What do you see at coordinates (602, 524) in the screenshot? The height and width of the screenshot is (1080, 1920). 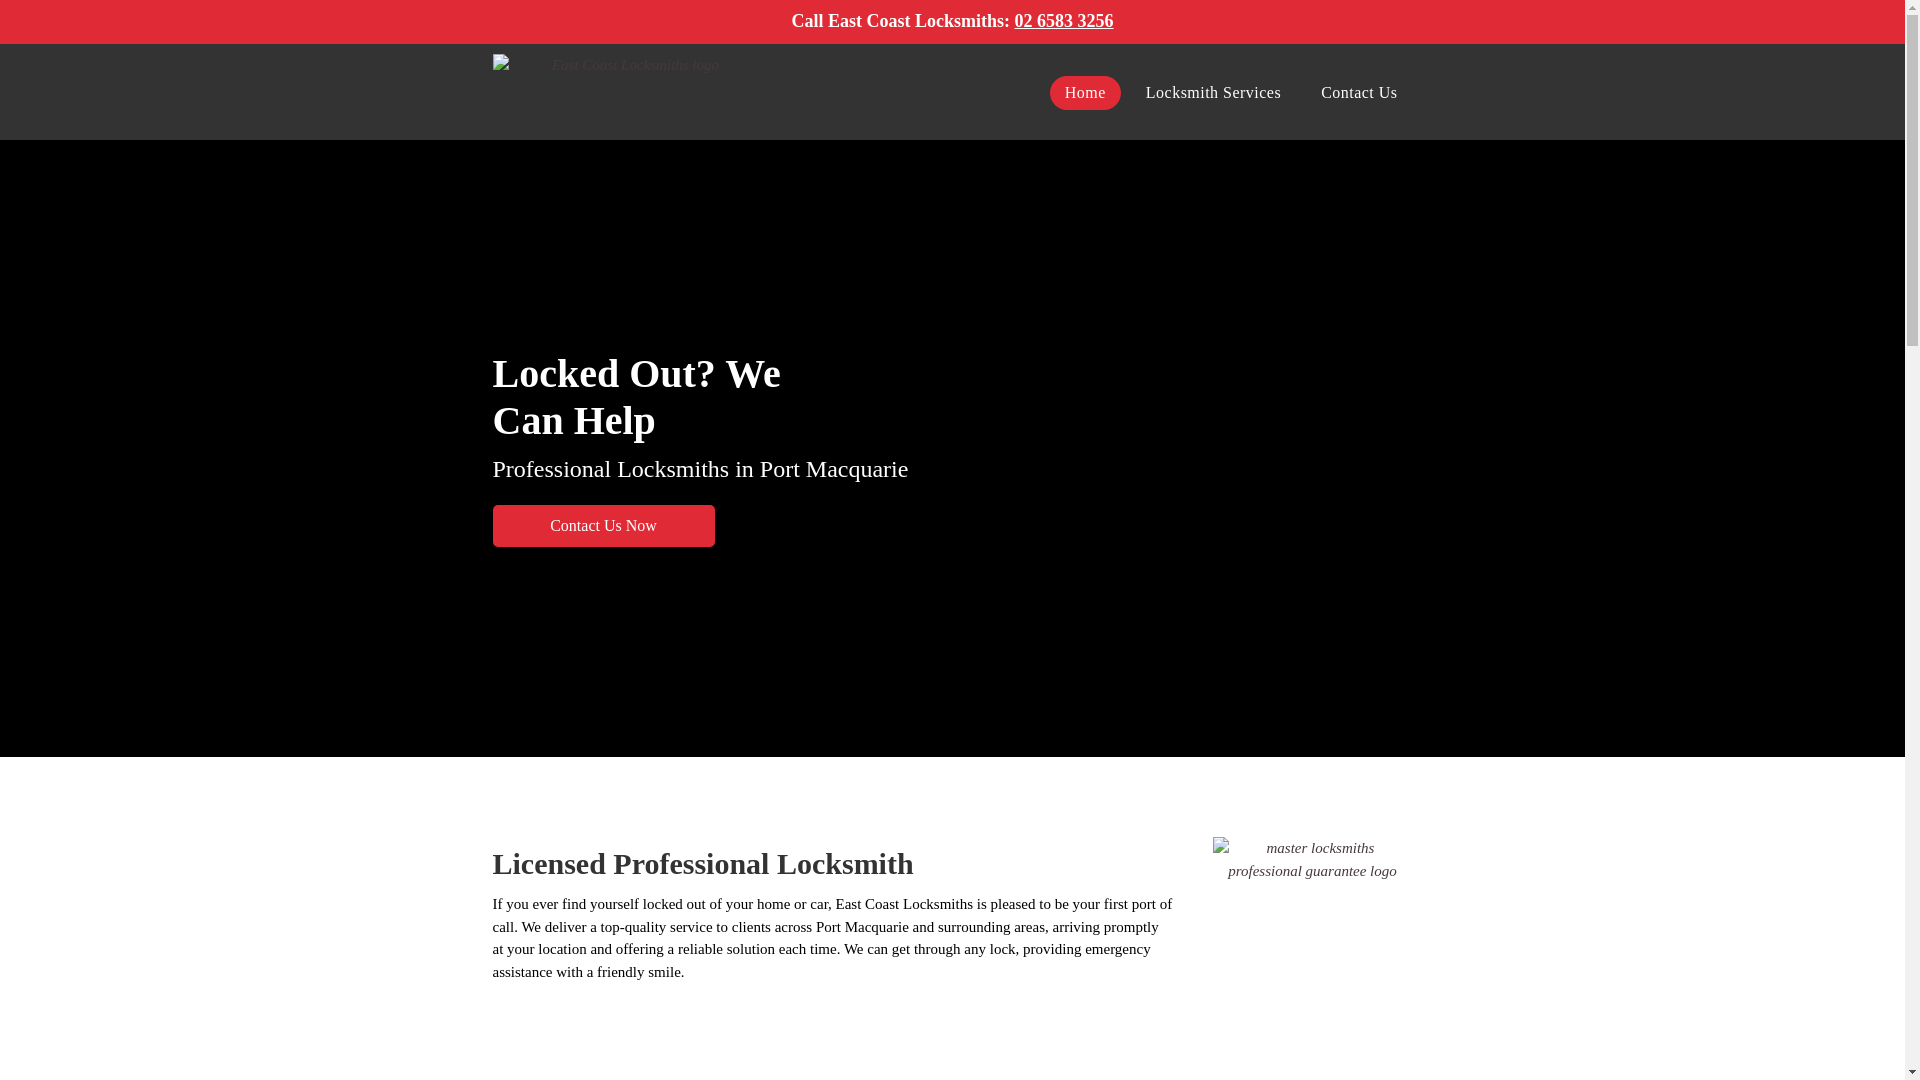 I see `'Contact Us Now'` at bounding box center [602, 524].